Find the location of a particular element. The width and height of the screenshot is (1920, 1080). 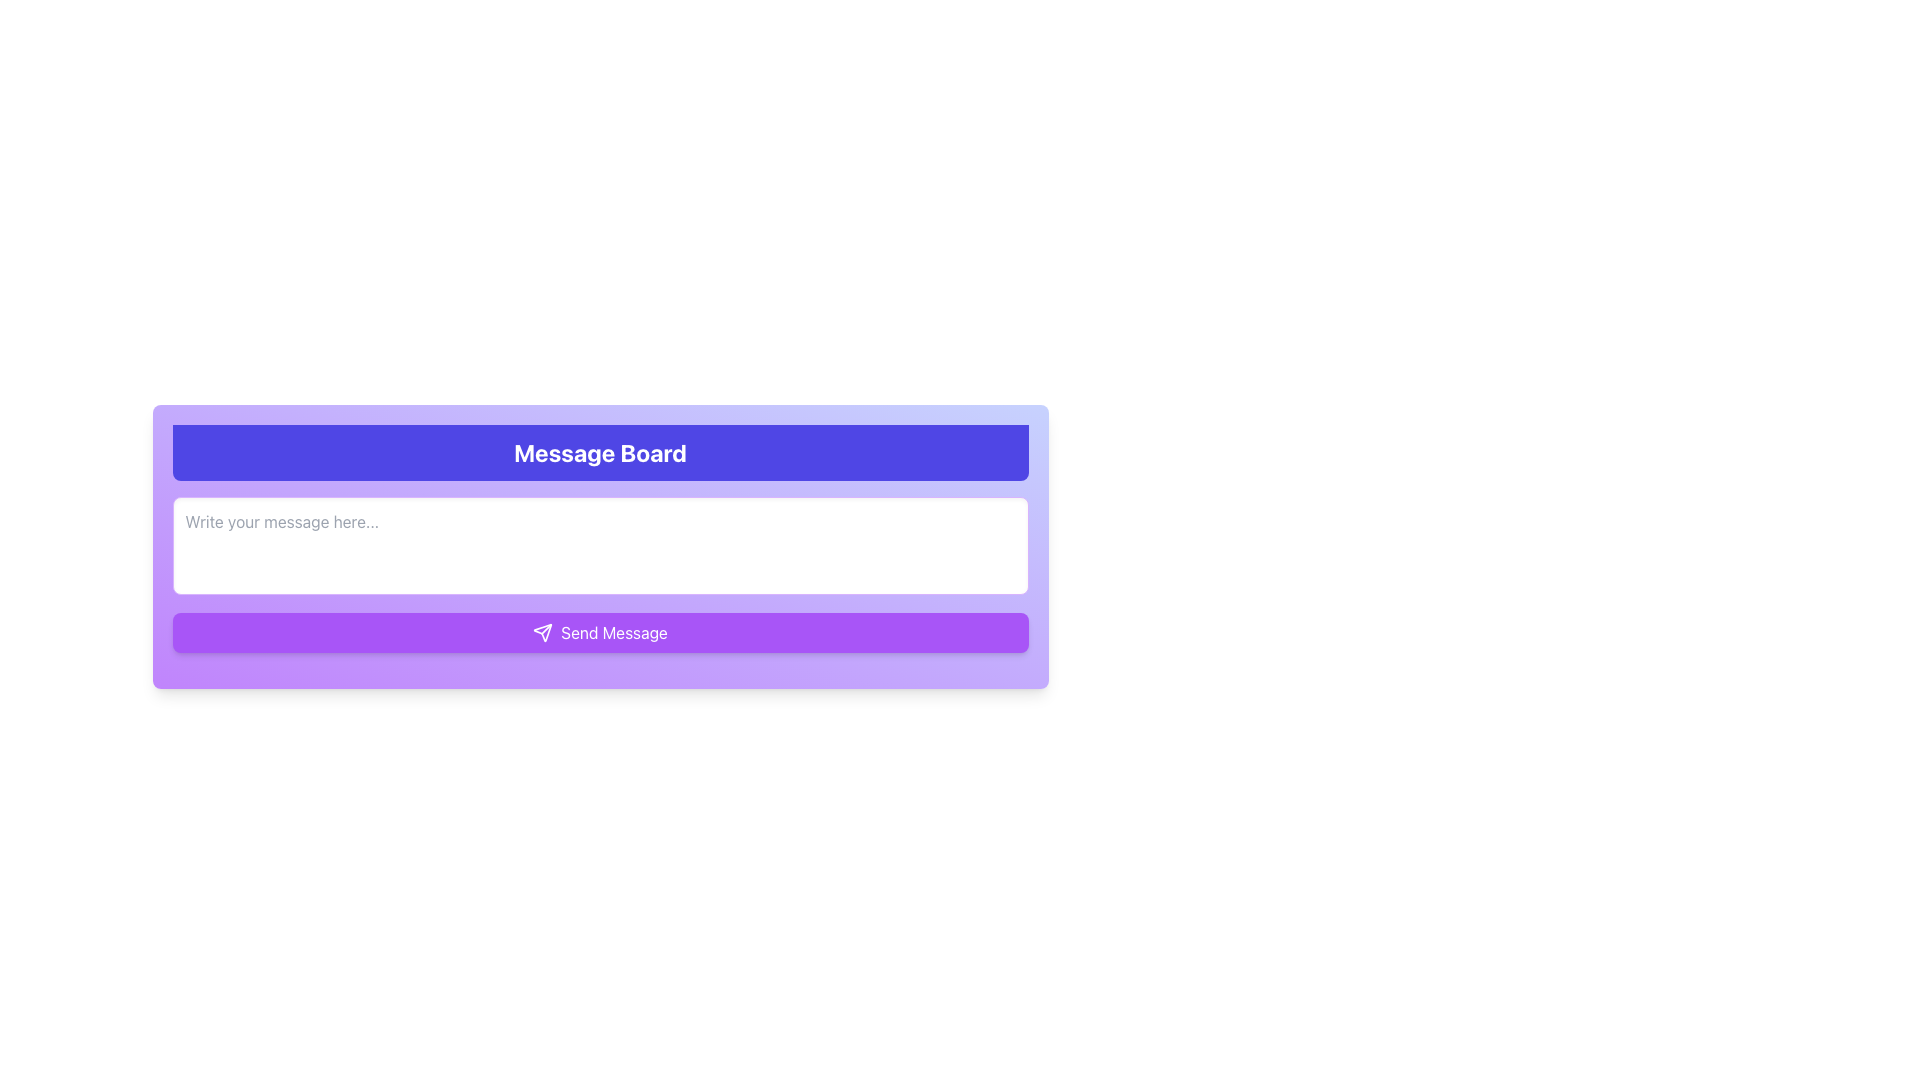

the decorative vector icon next to the 'Send Message' button, which enhances the button's send functionality is located at coordinates (543, 632).